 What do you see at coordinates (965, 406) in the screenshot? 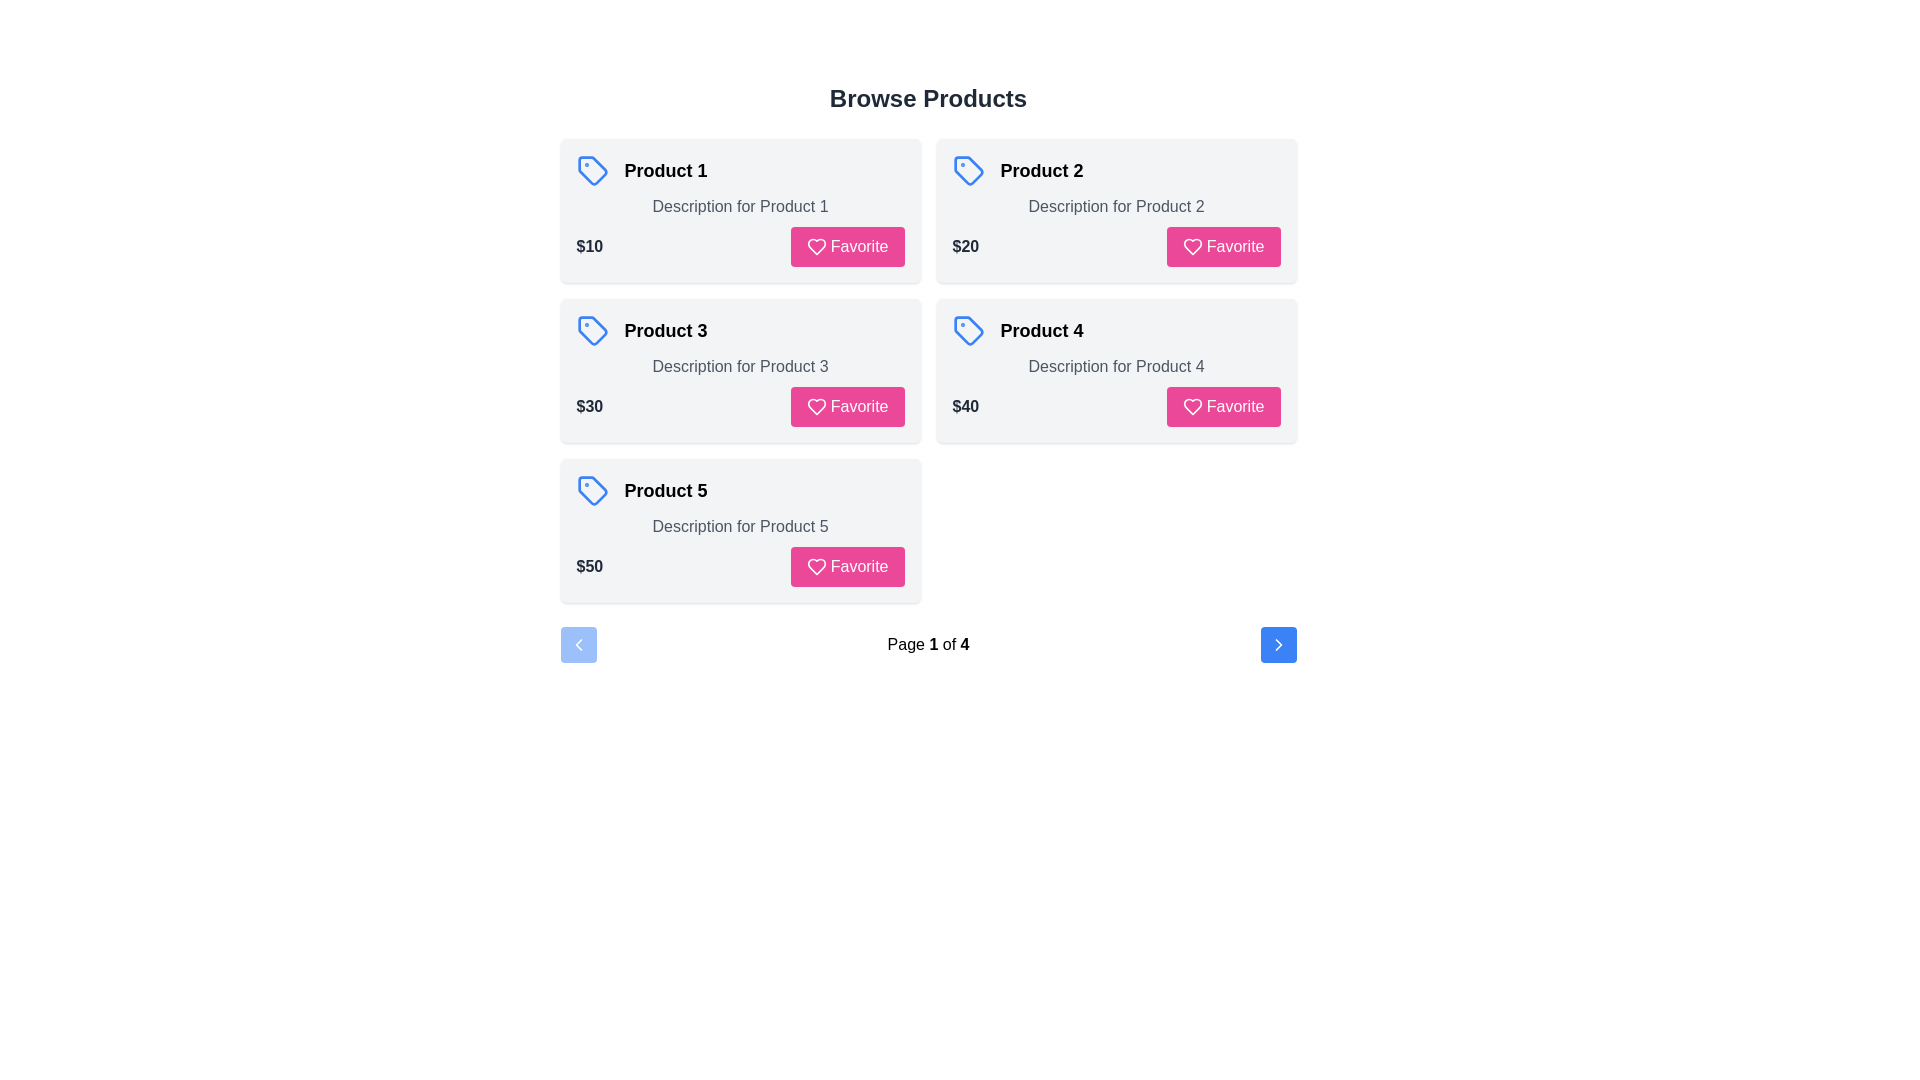
I see `the Label displaying the price of 'Product 4', which is positioned to the left of the 'Favorite' button in the bottom section of the product card` at bounding box center [965, 406].